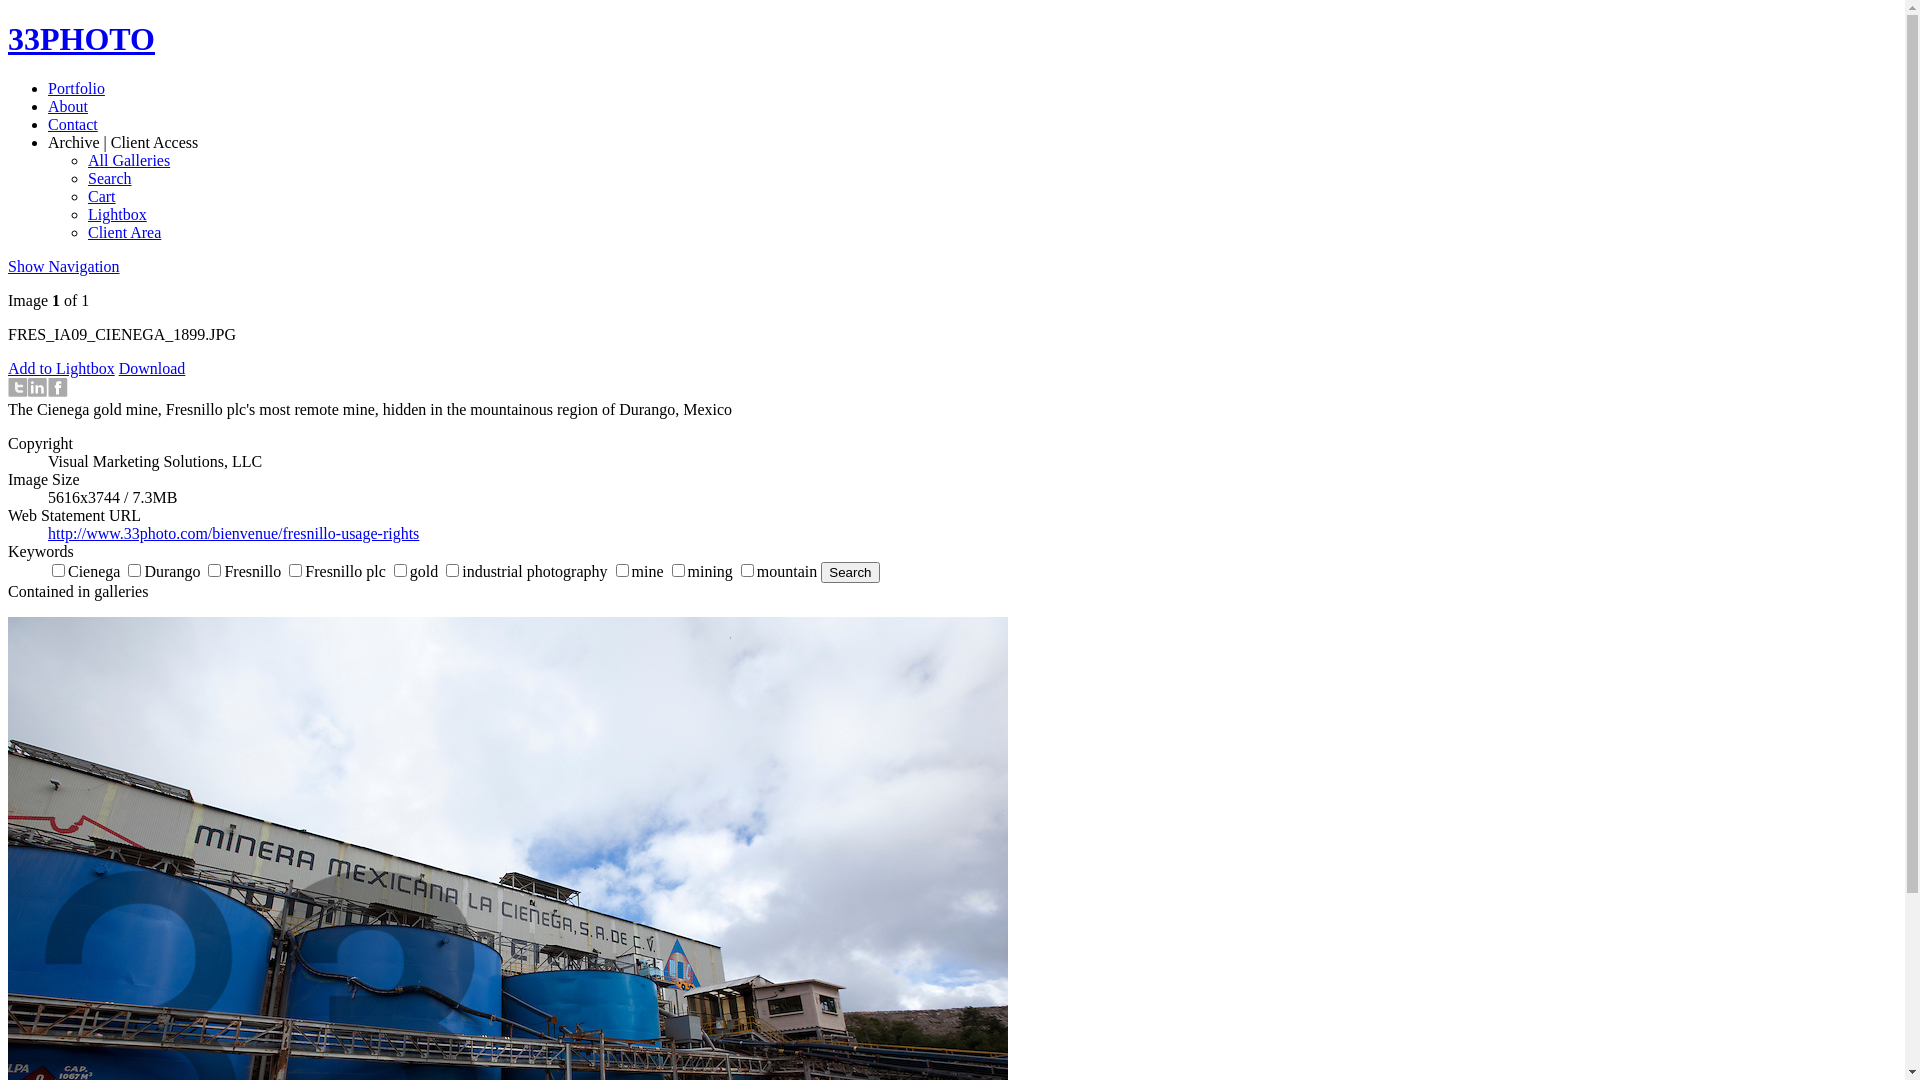  Describe the element at coordinates (123, 231) in the screenshot. I see `'Client Area'` at that location.